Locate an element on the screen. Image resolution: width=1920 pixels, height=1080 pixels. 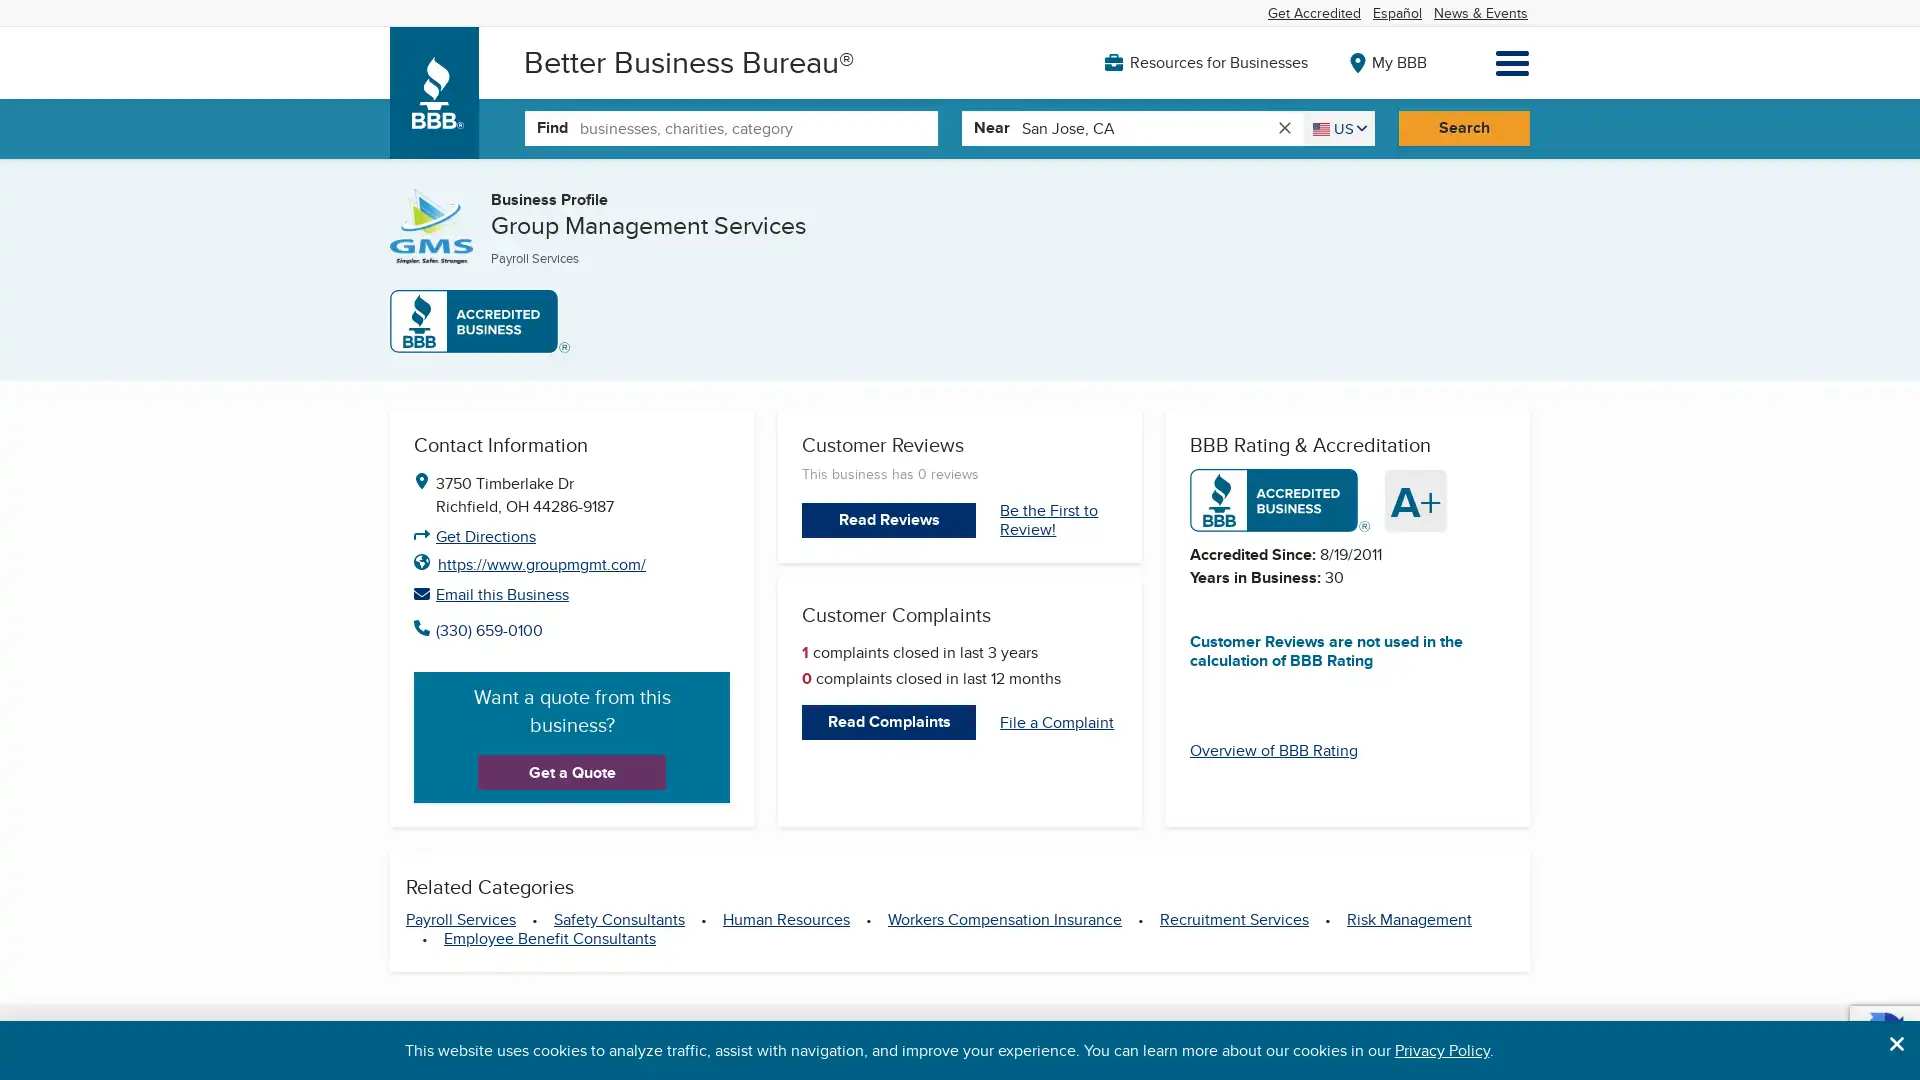
Search is located at coordinates (1463, 127).